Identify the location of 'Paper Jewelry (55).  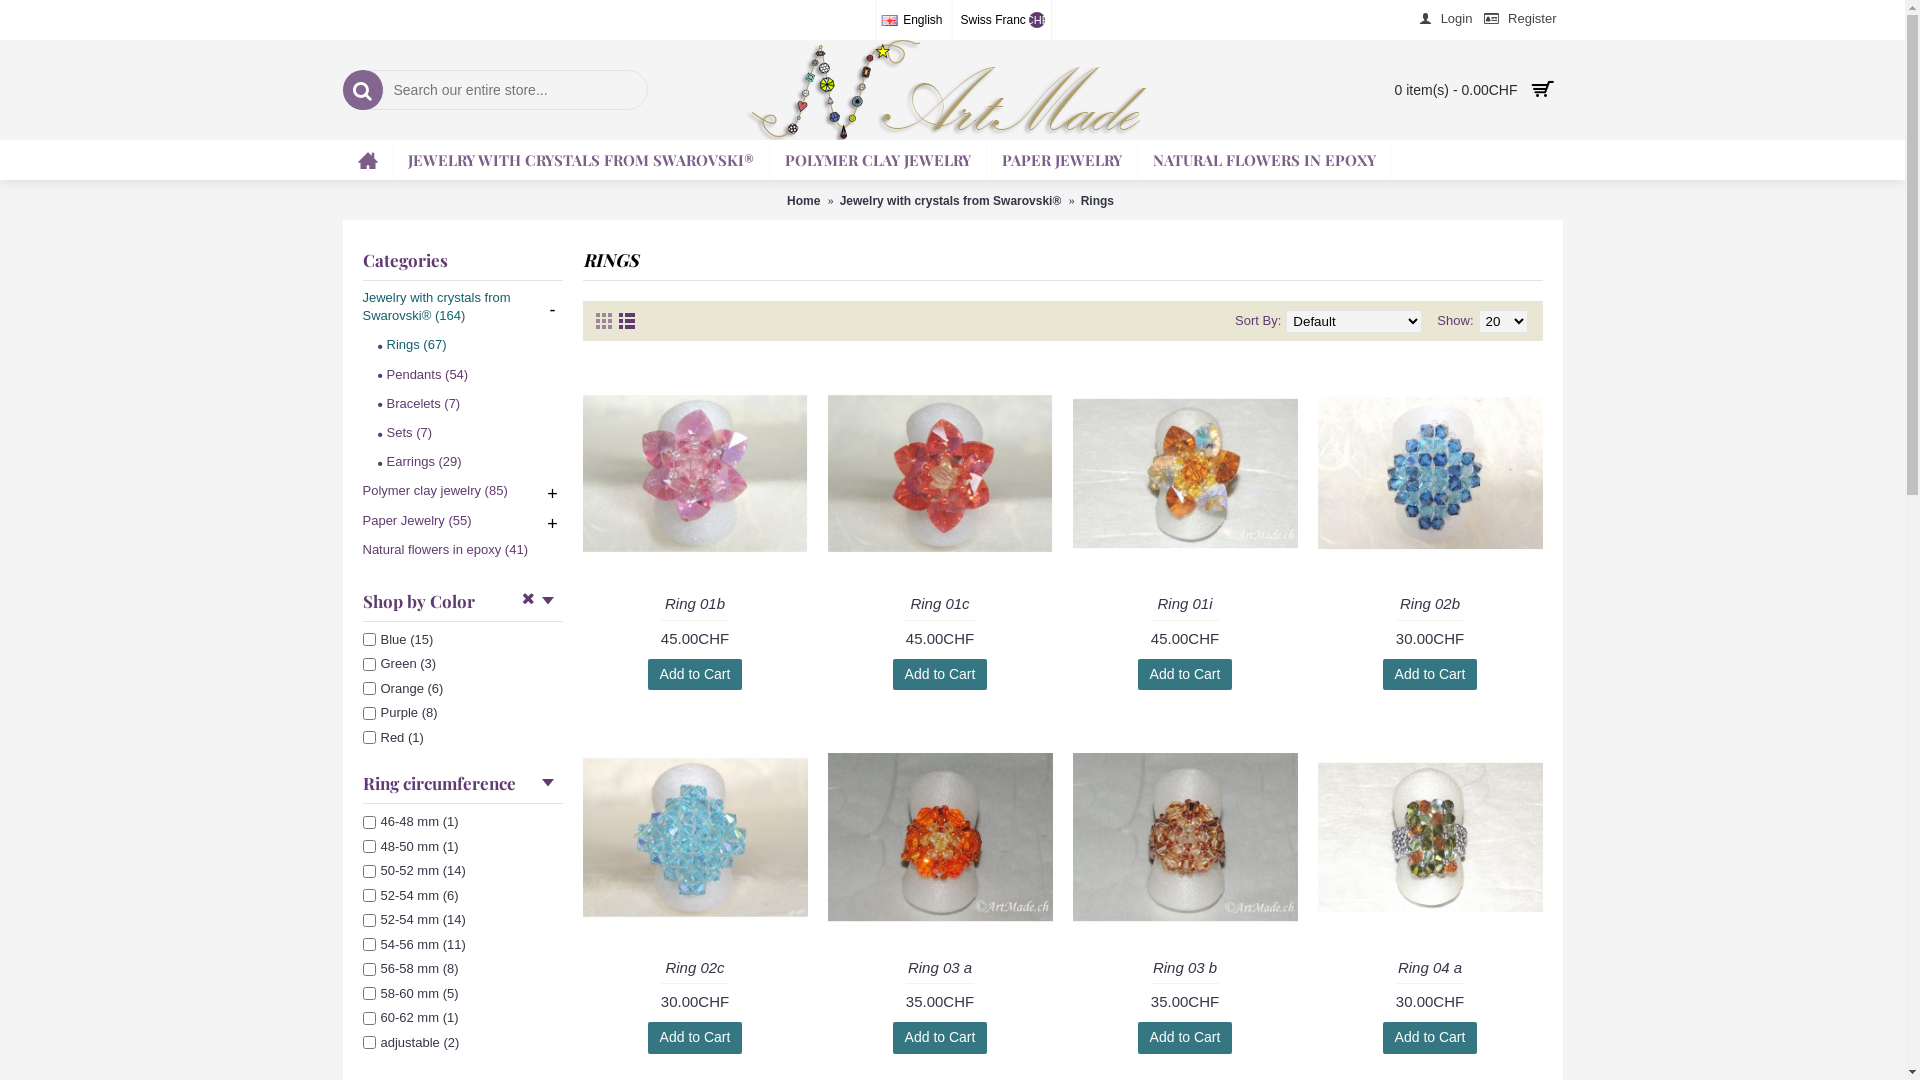
(460, 517).